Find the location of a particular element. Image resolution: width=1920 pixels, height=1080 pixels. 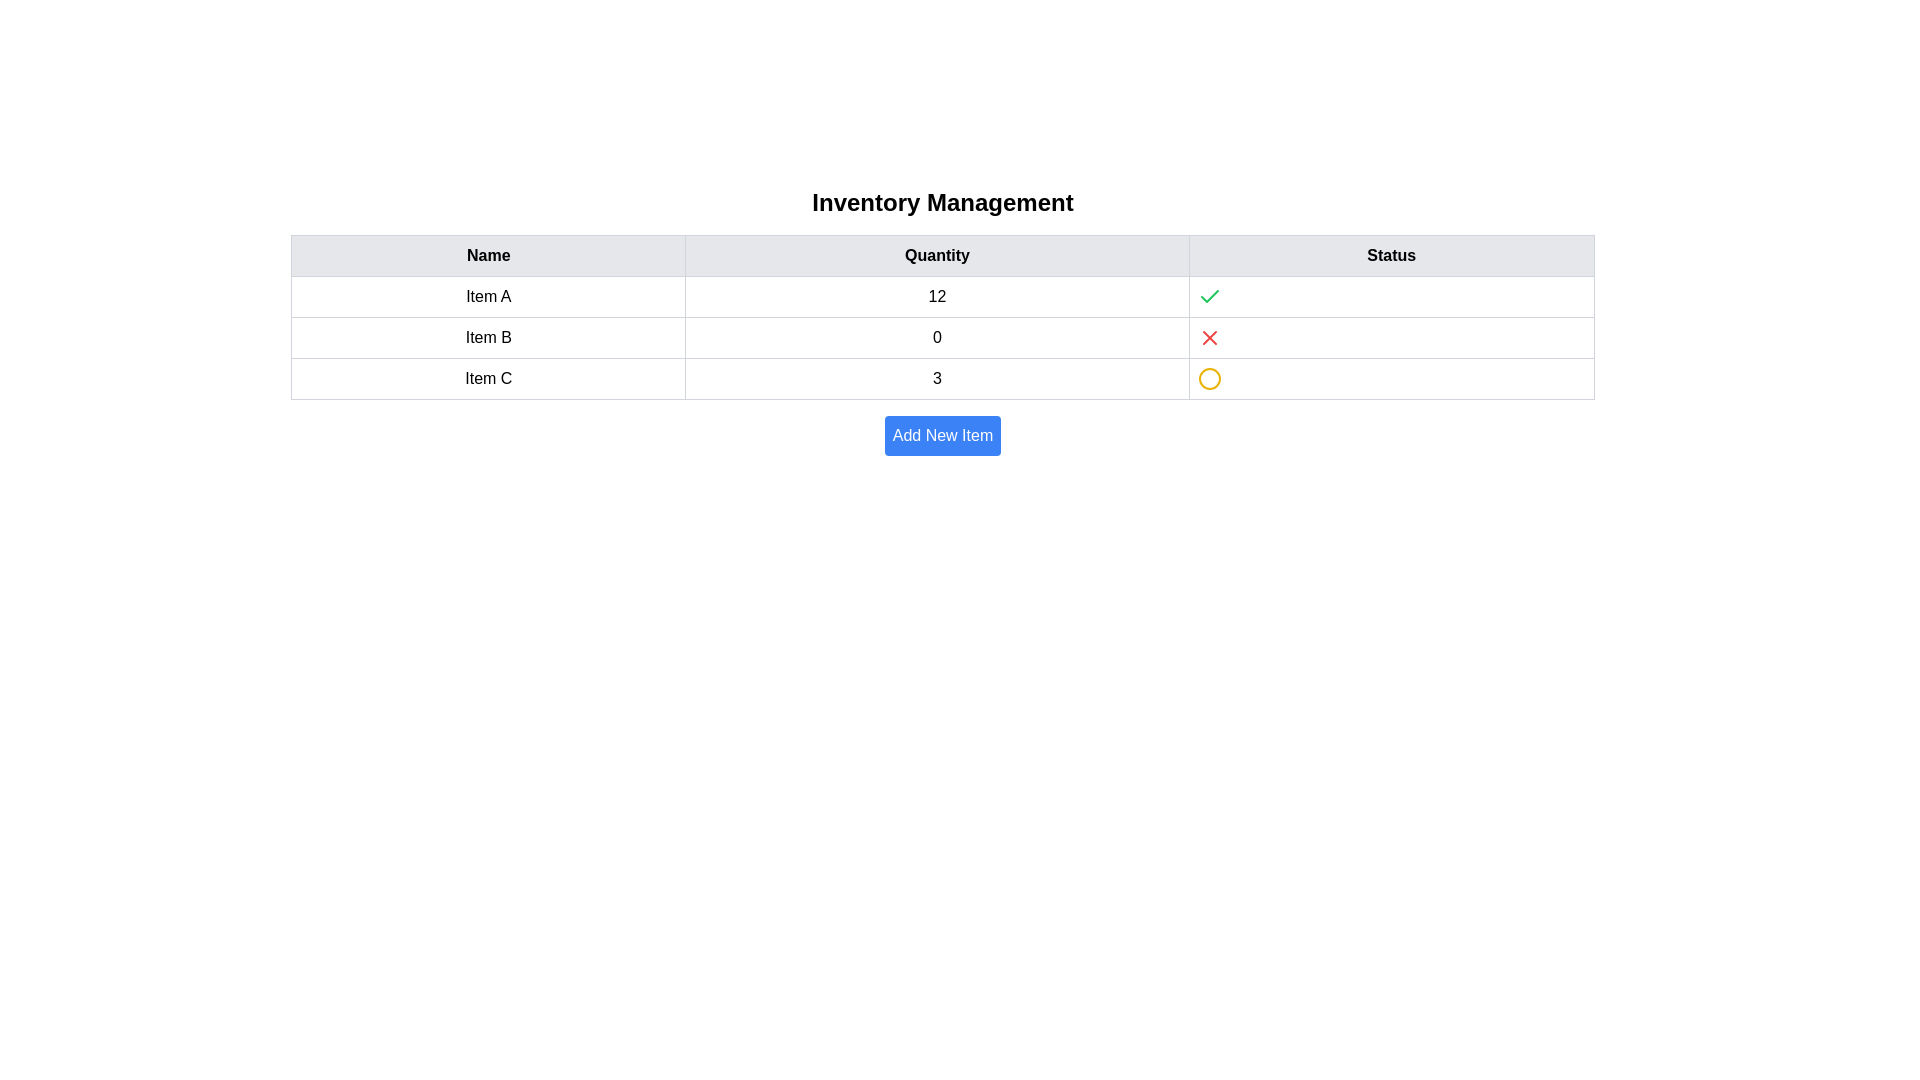

the 'Status' column header text label, which is styled in bold and centered within a light gray background, acting as a header for the table column is located at coordinates (1390, 254).